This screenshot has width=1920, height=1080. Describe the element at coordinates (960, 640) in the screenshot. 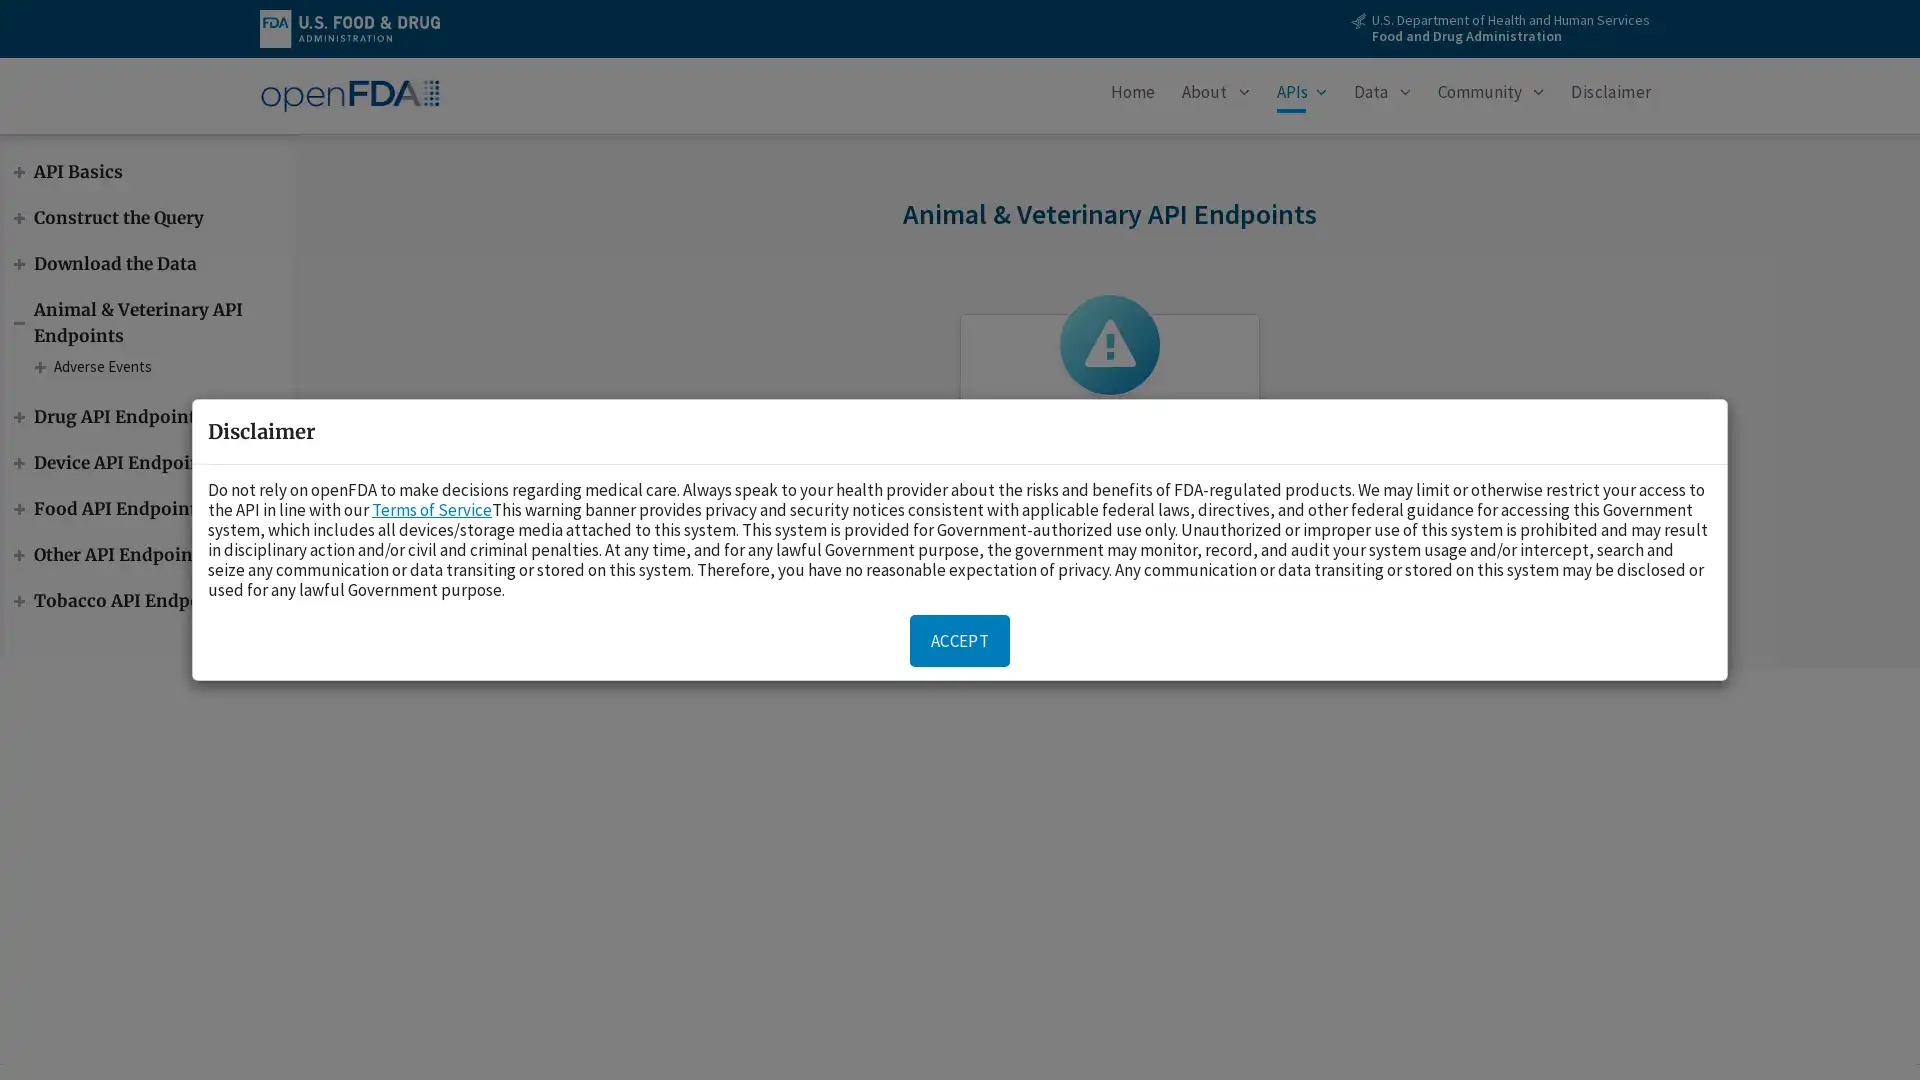

I see `ACCEPT` at that location.